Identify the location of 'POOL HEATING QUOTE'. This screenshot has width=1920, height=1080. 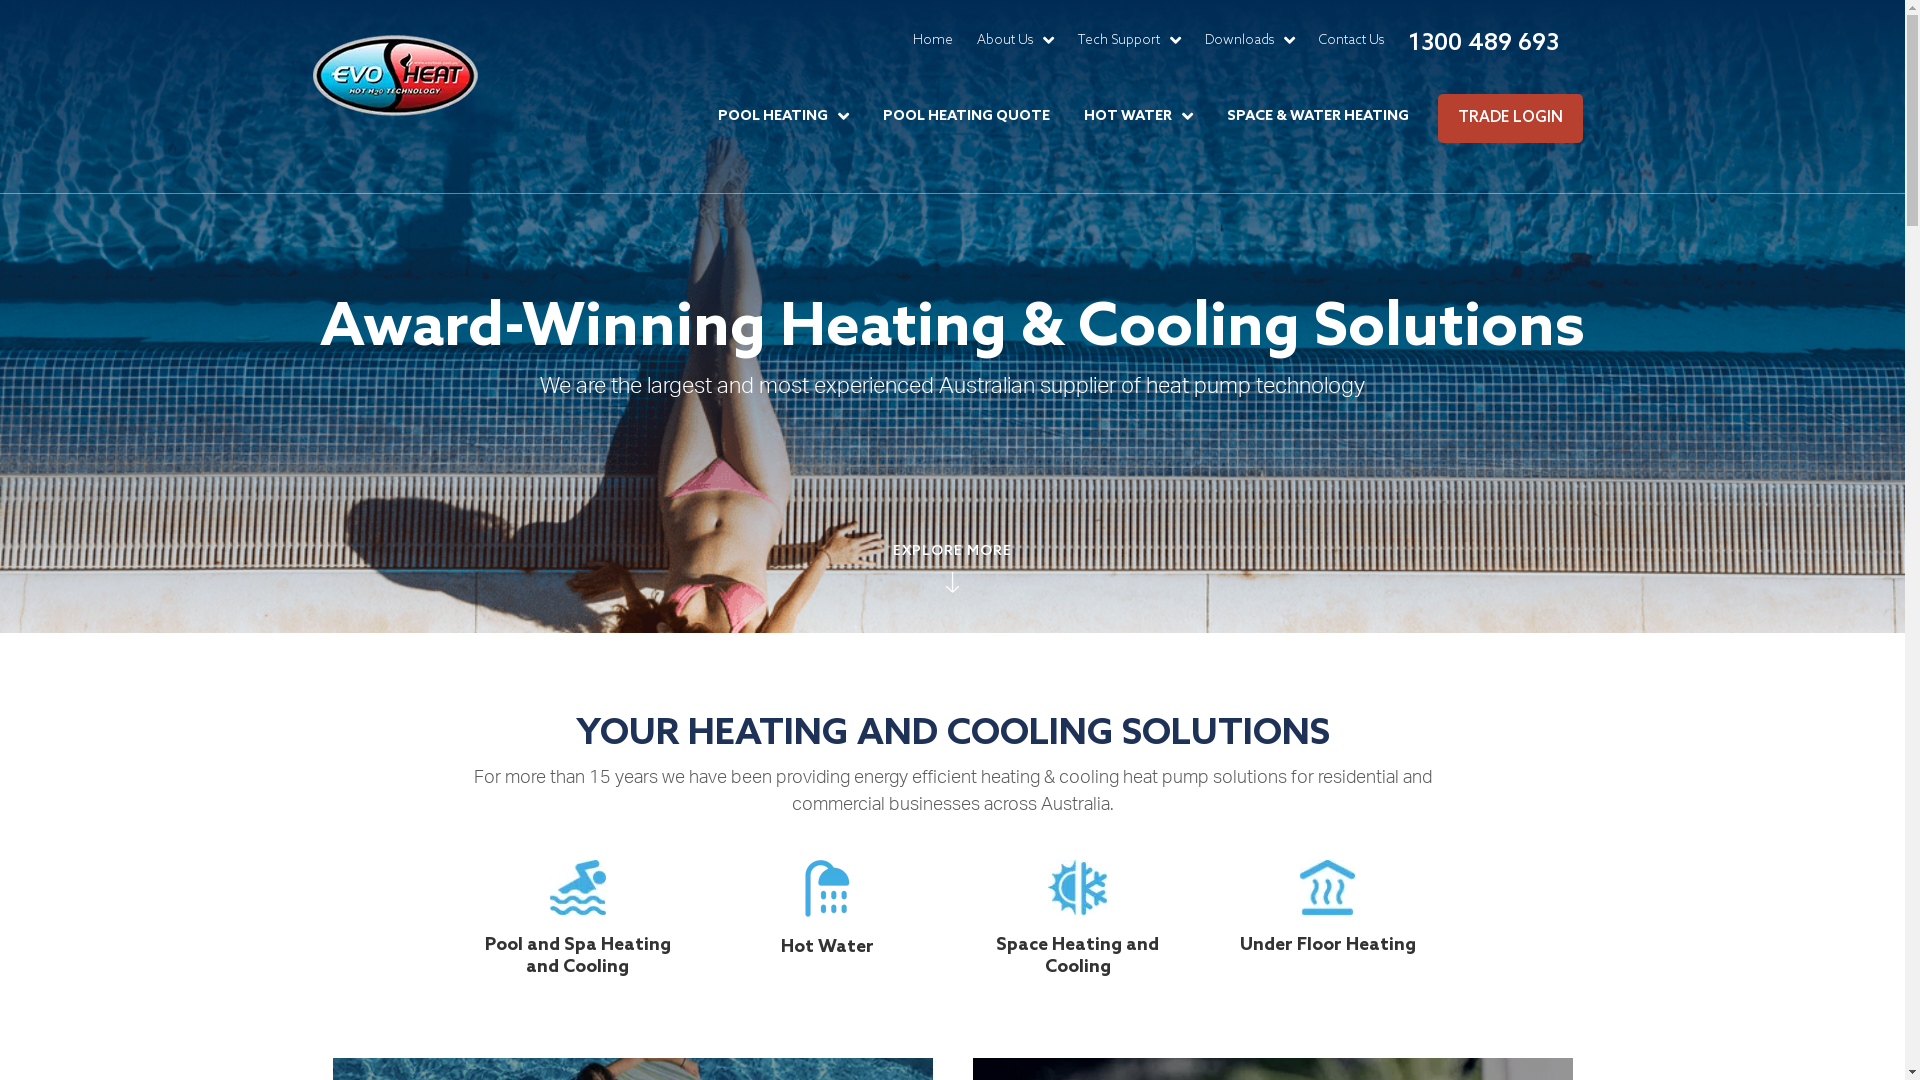
(965, 116).